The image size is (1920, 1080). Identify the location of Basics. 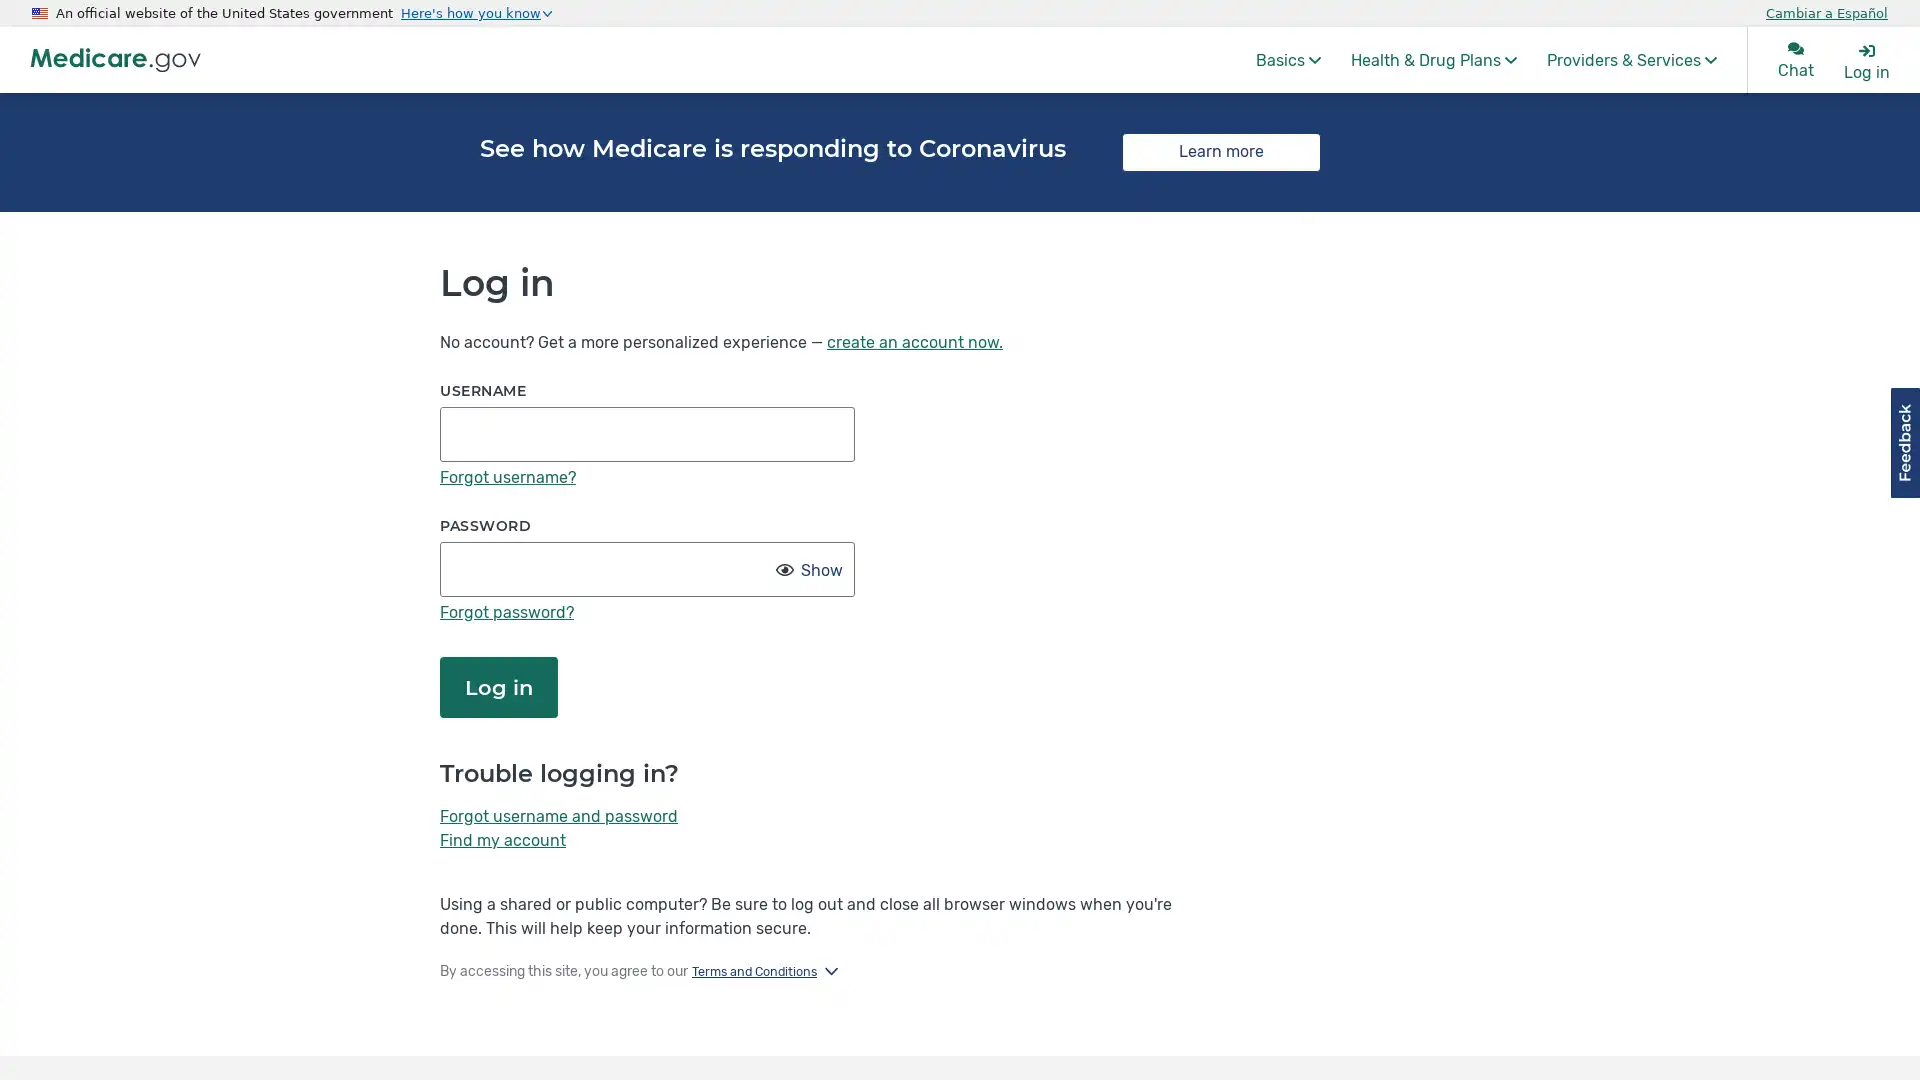
(1288, 59).